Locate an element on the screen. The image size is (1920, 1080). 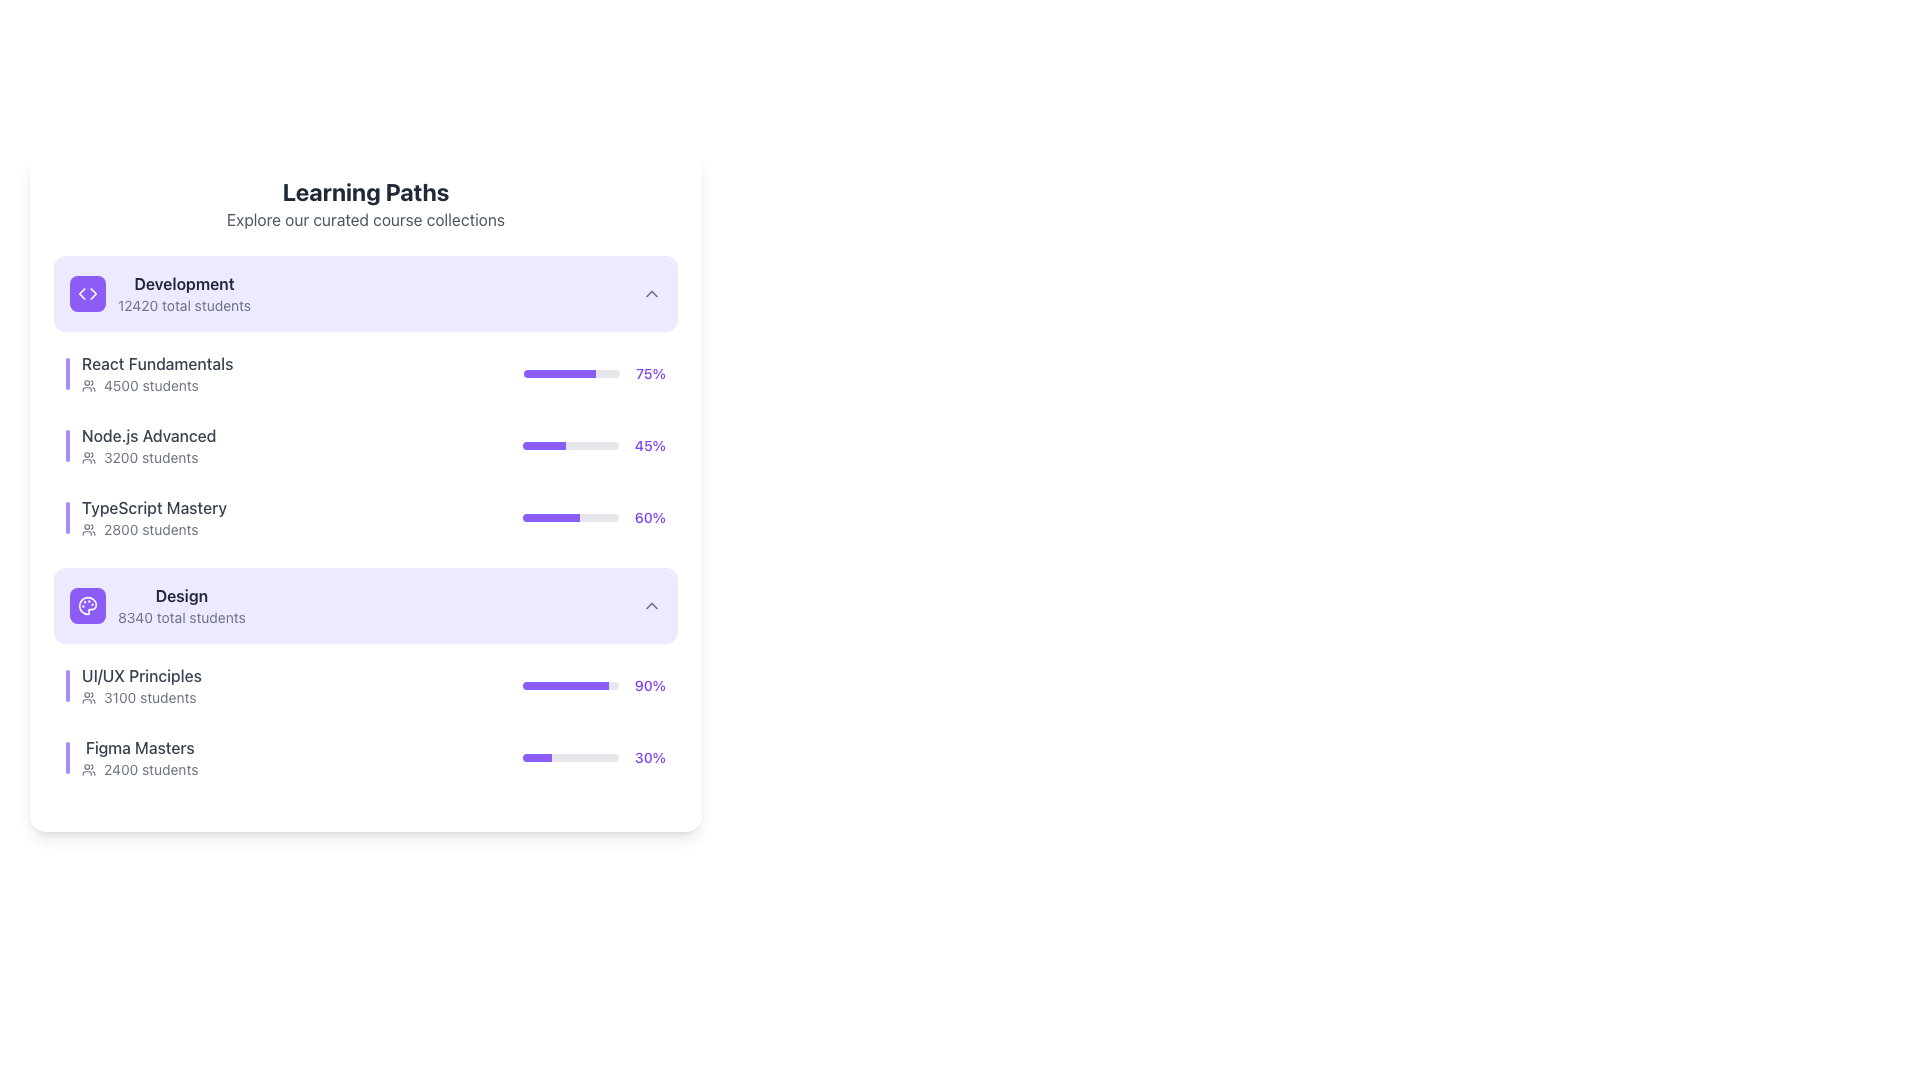
progress is located at coordinates (554, 445).